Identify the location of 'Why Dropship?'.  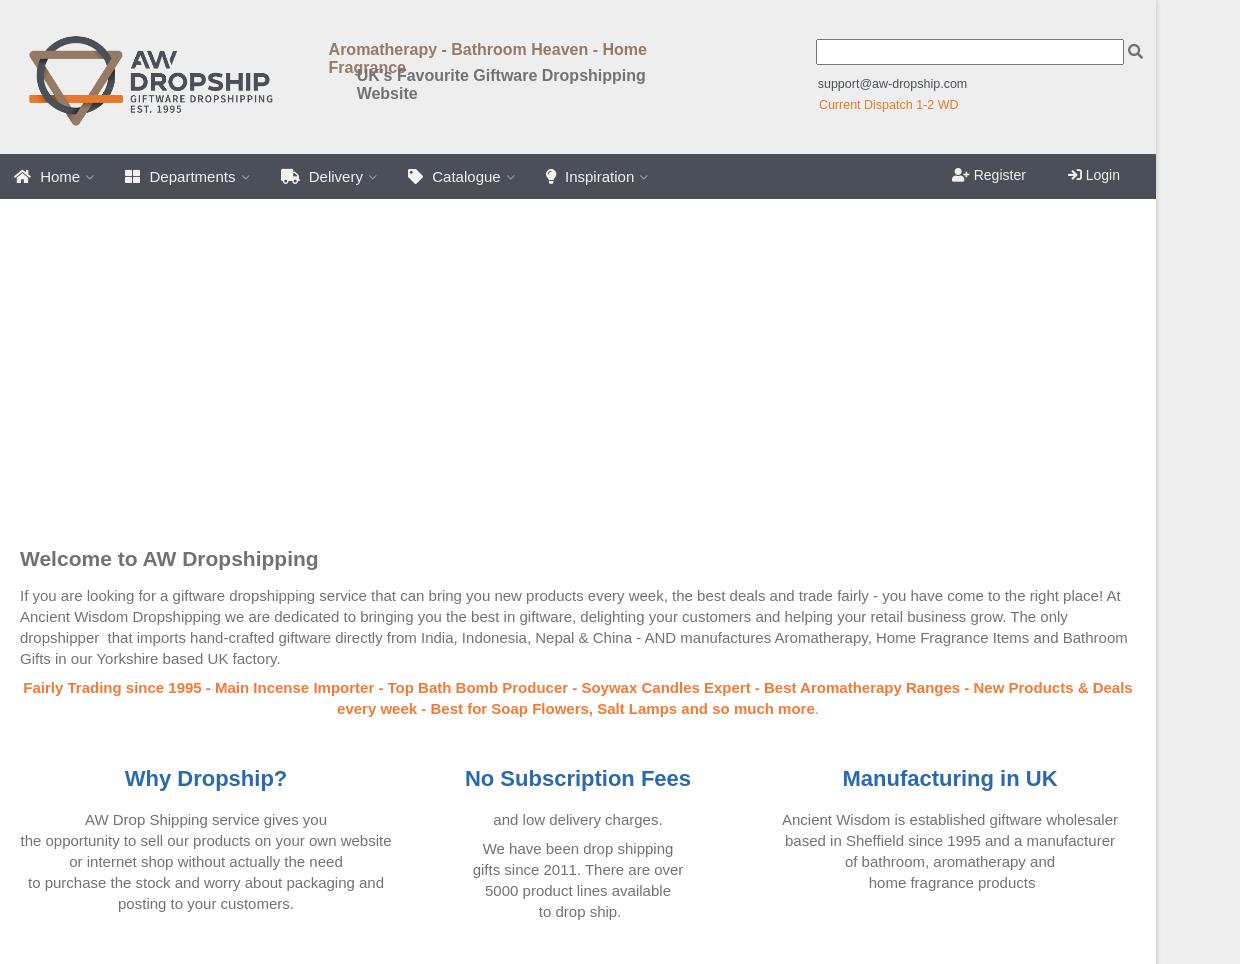
(204, 778).